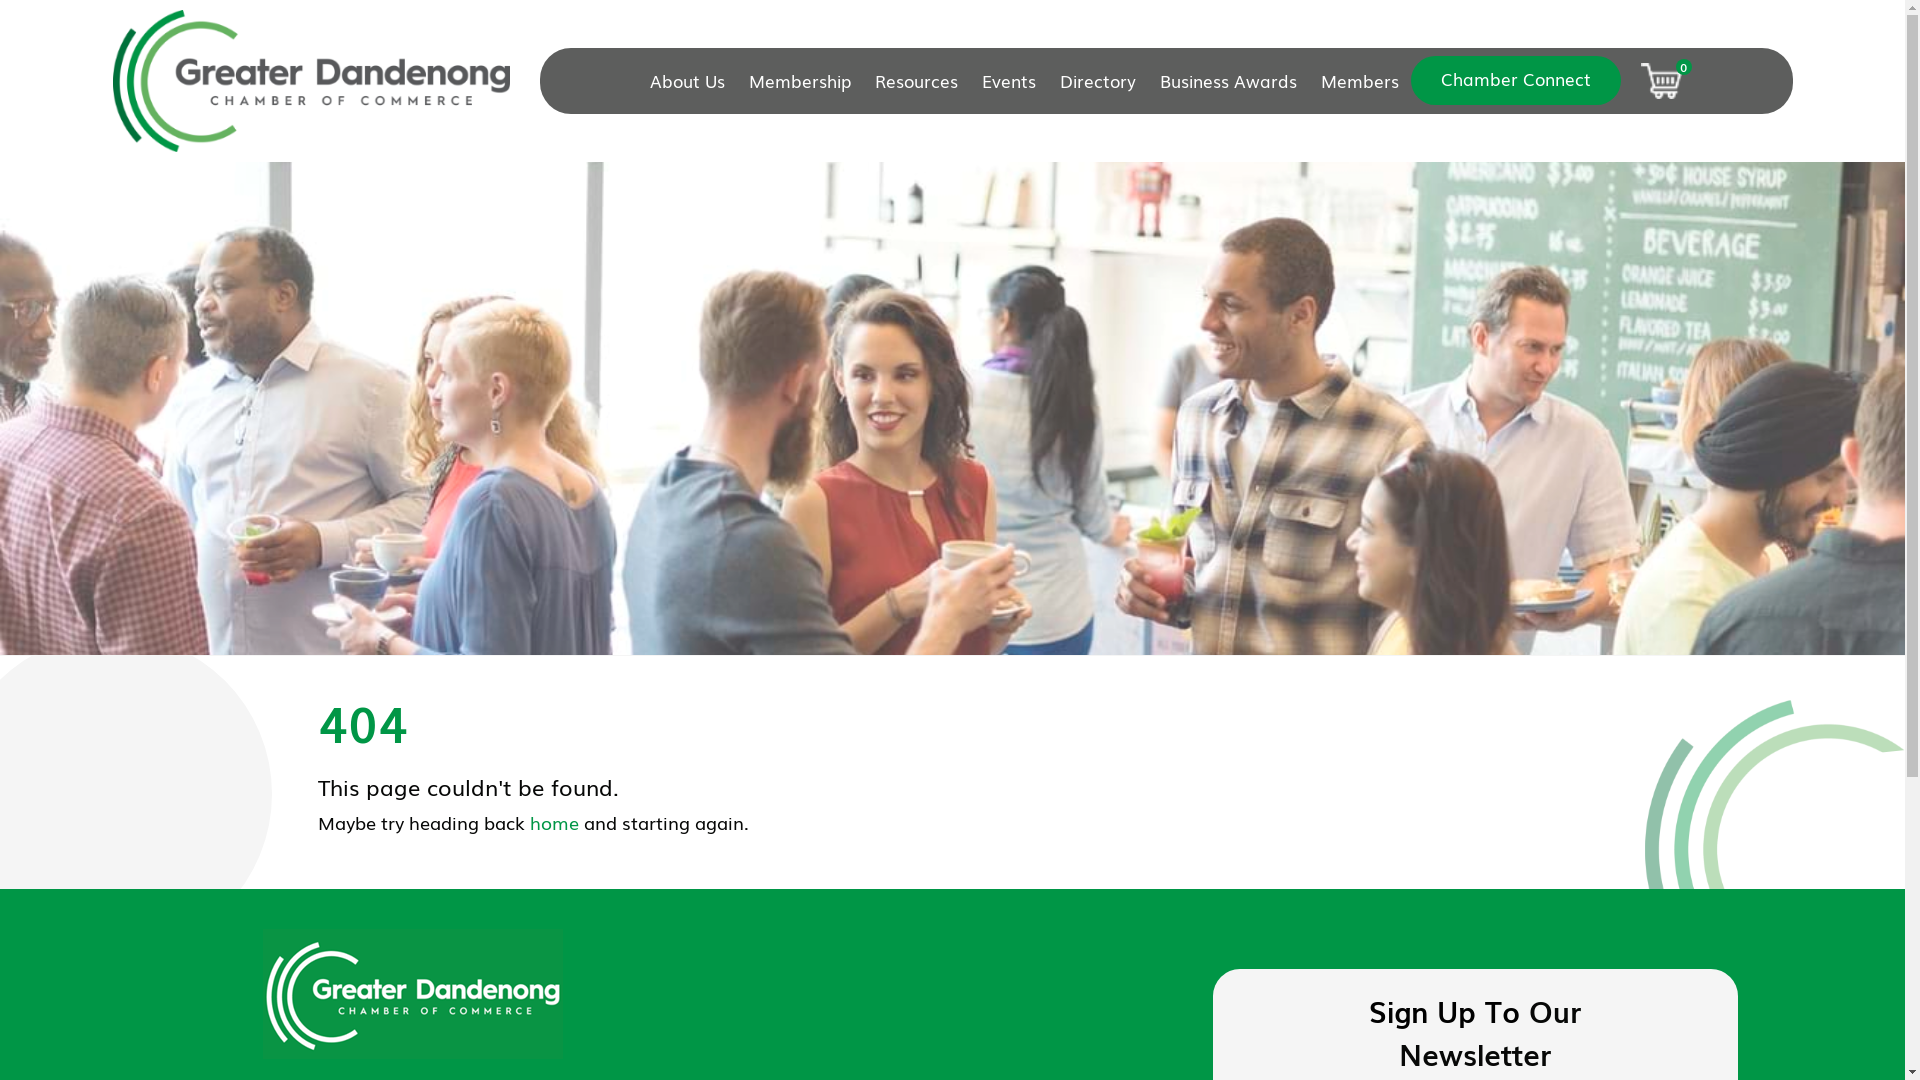 This screenshot has width=1920, height=1080. What do you see at coordinates (693, 80) in the screenshot?
I see `'About Us'` at bounding box center [693, 80].